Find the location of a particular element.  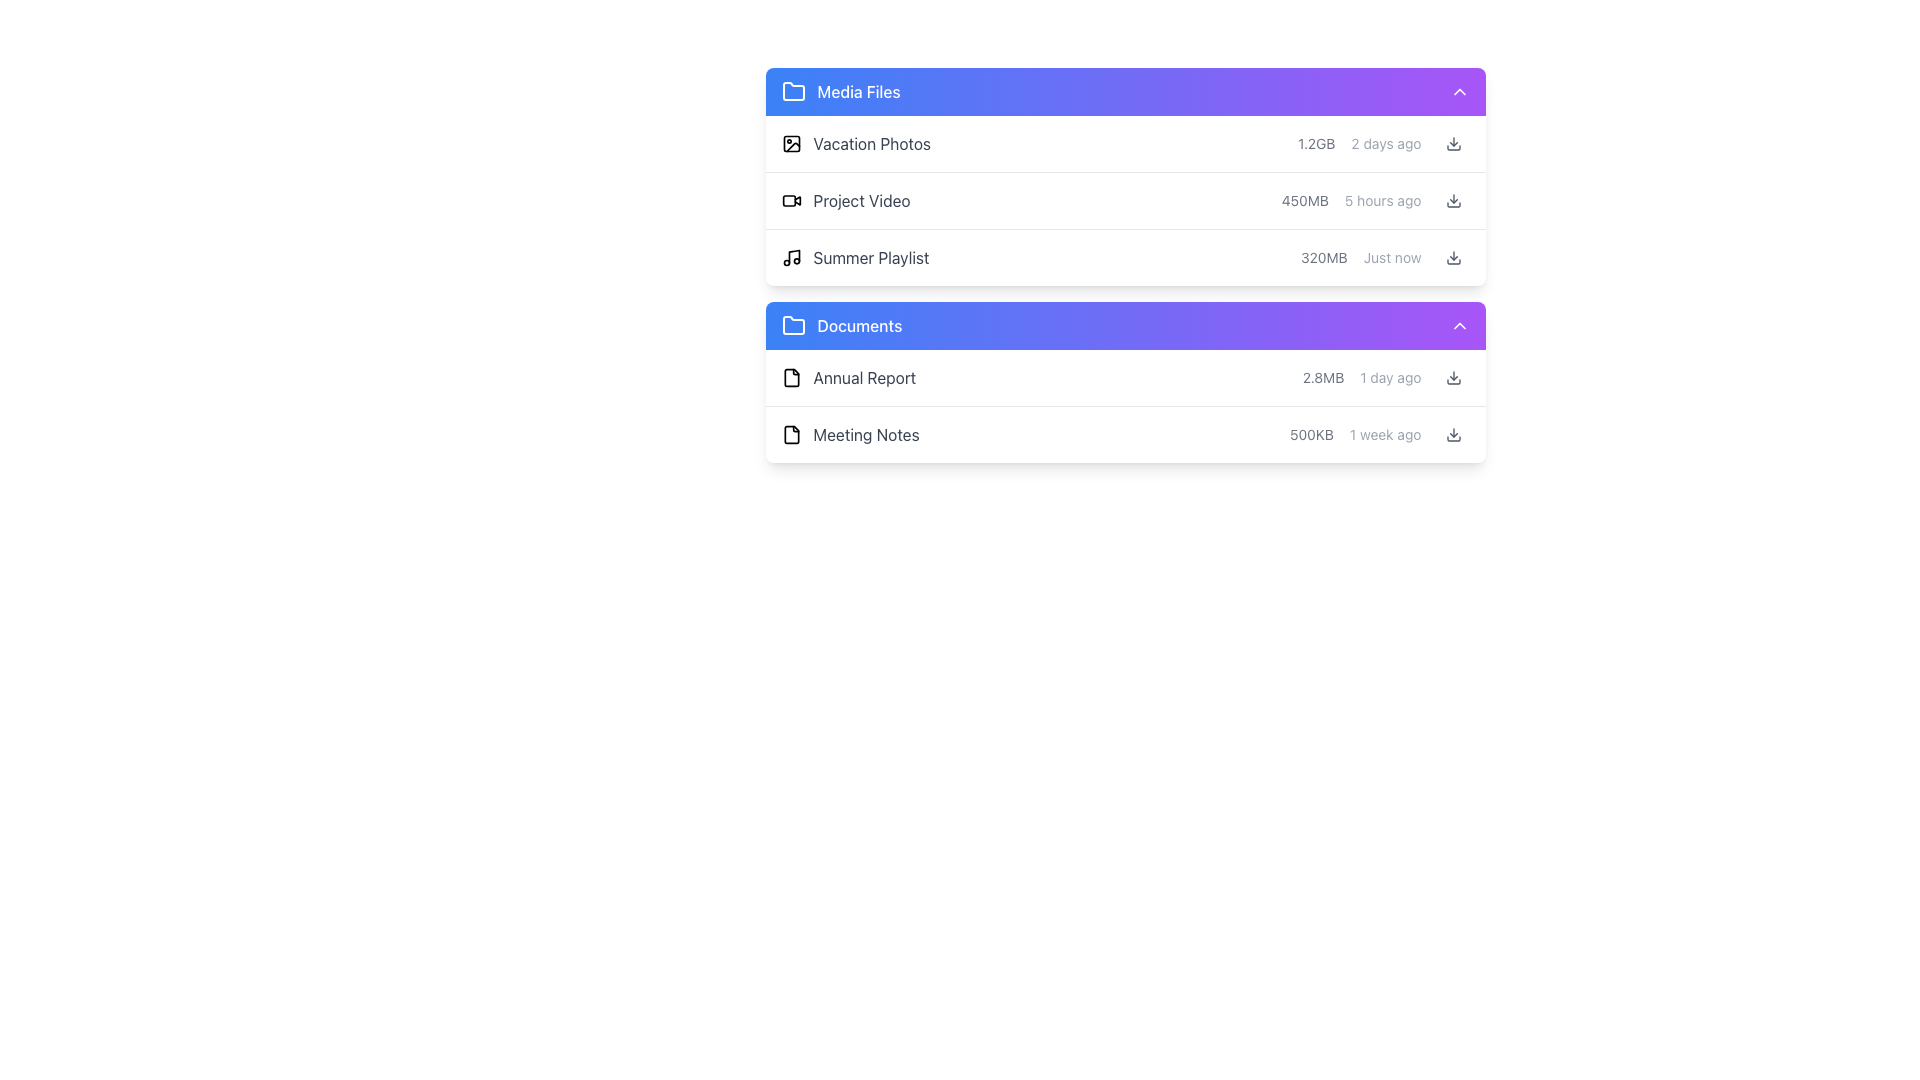

the timestamp text label indicating the upload or modification time for the 'Summer Playlist' file, located near the right end of the row in the 'Media Files' group is located at coordinates (1391, 257).